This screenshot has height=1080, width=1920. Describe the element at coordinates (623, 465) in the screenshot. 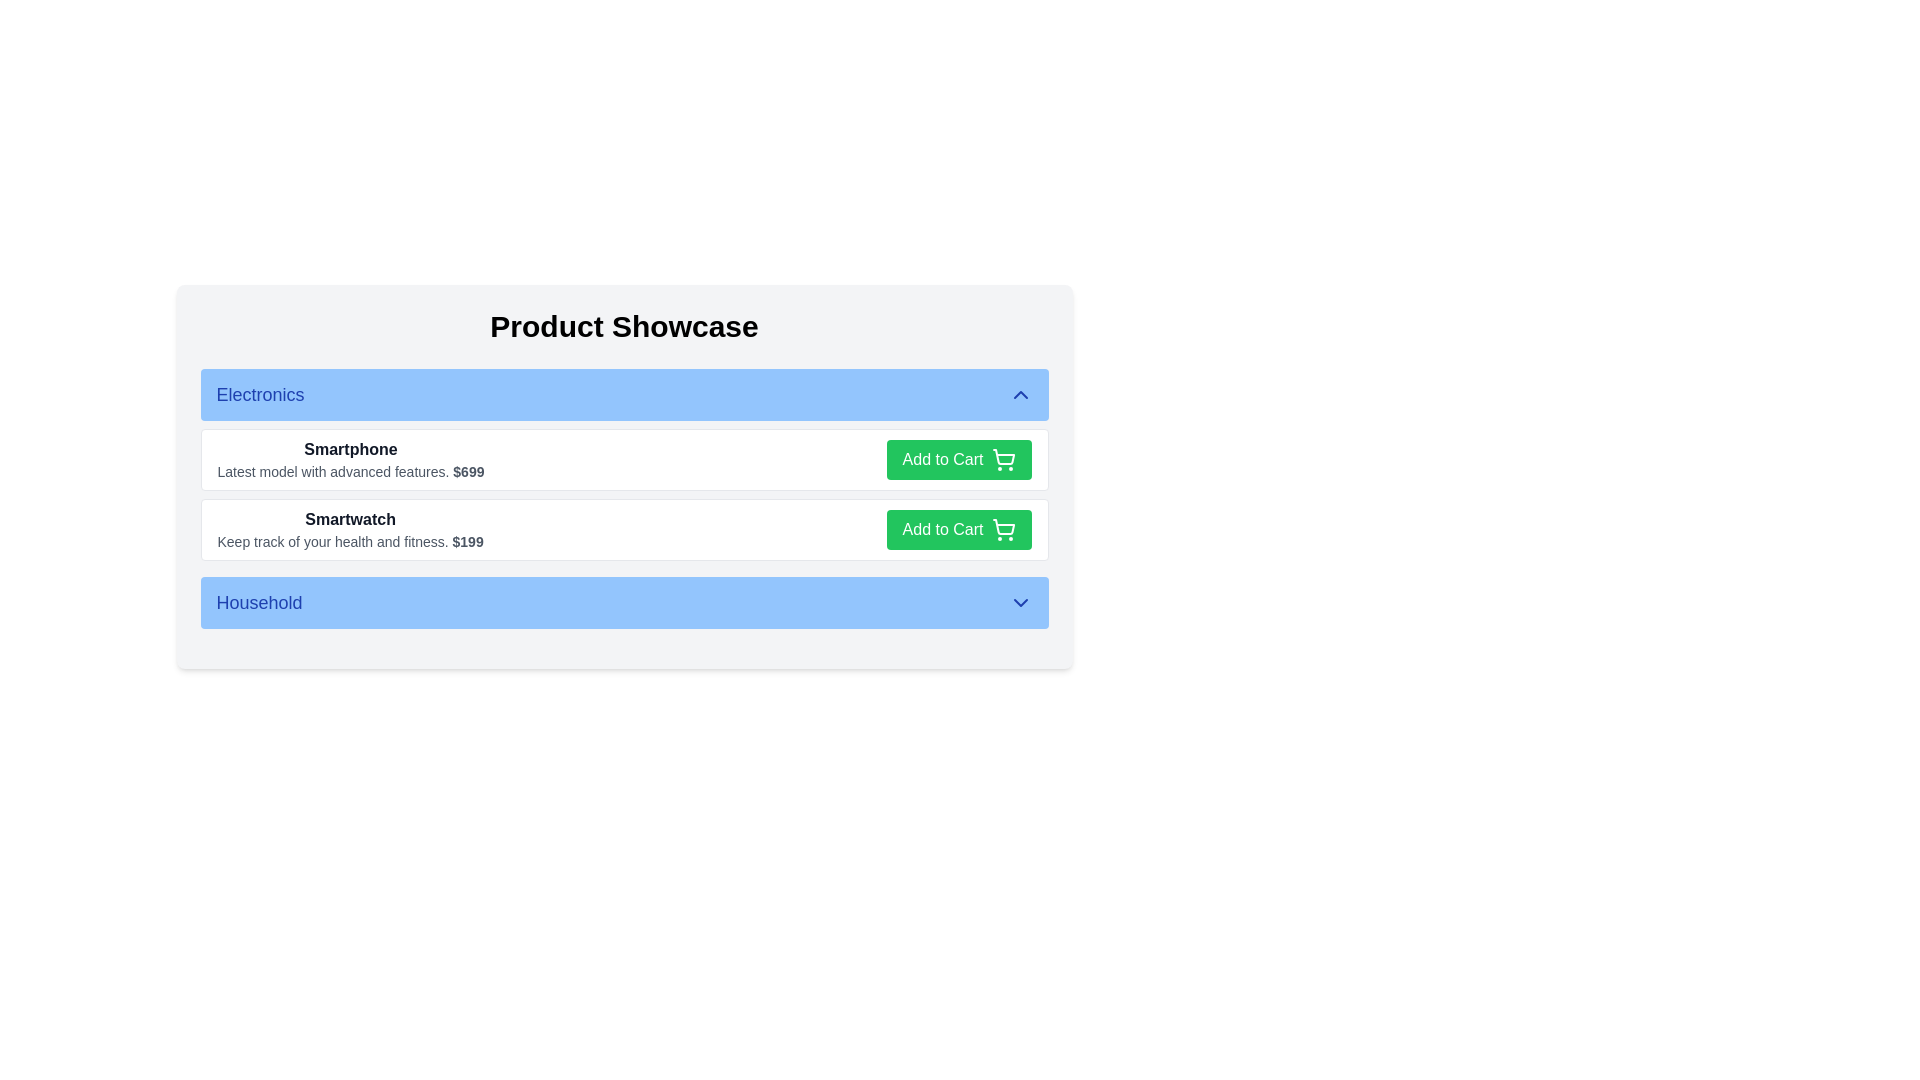

I see `the product entries in the 'Electronics' section of the product showcase` at that location.